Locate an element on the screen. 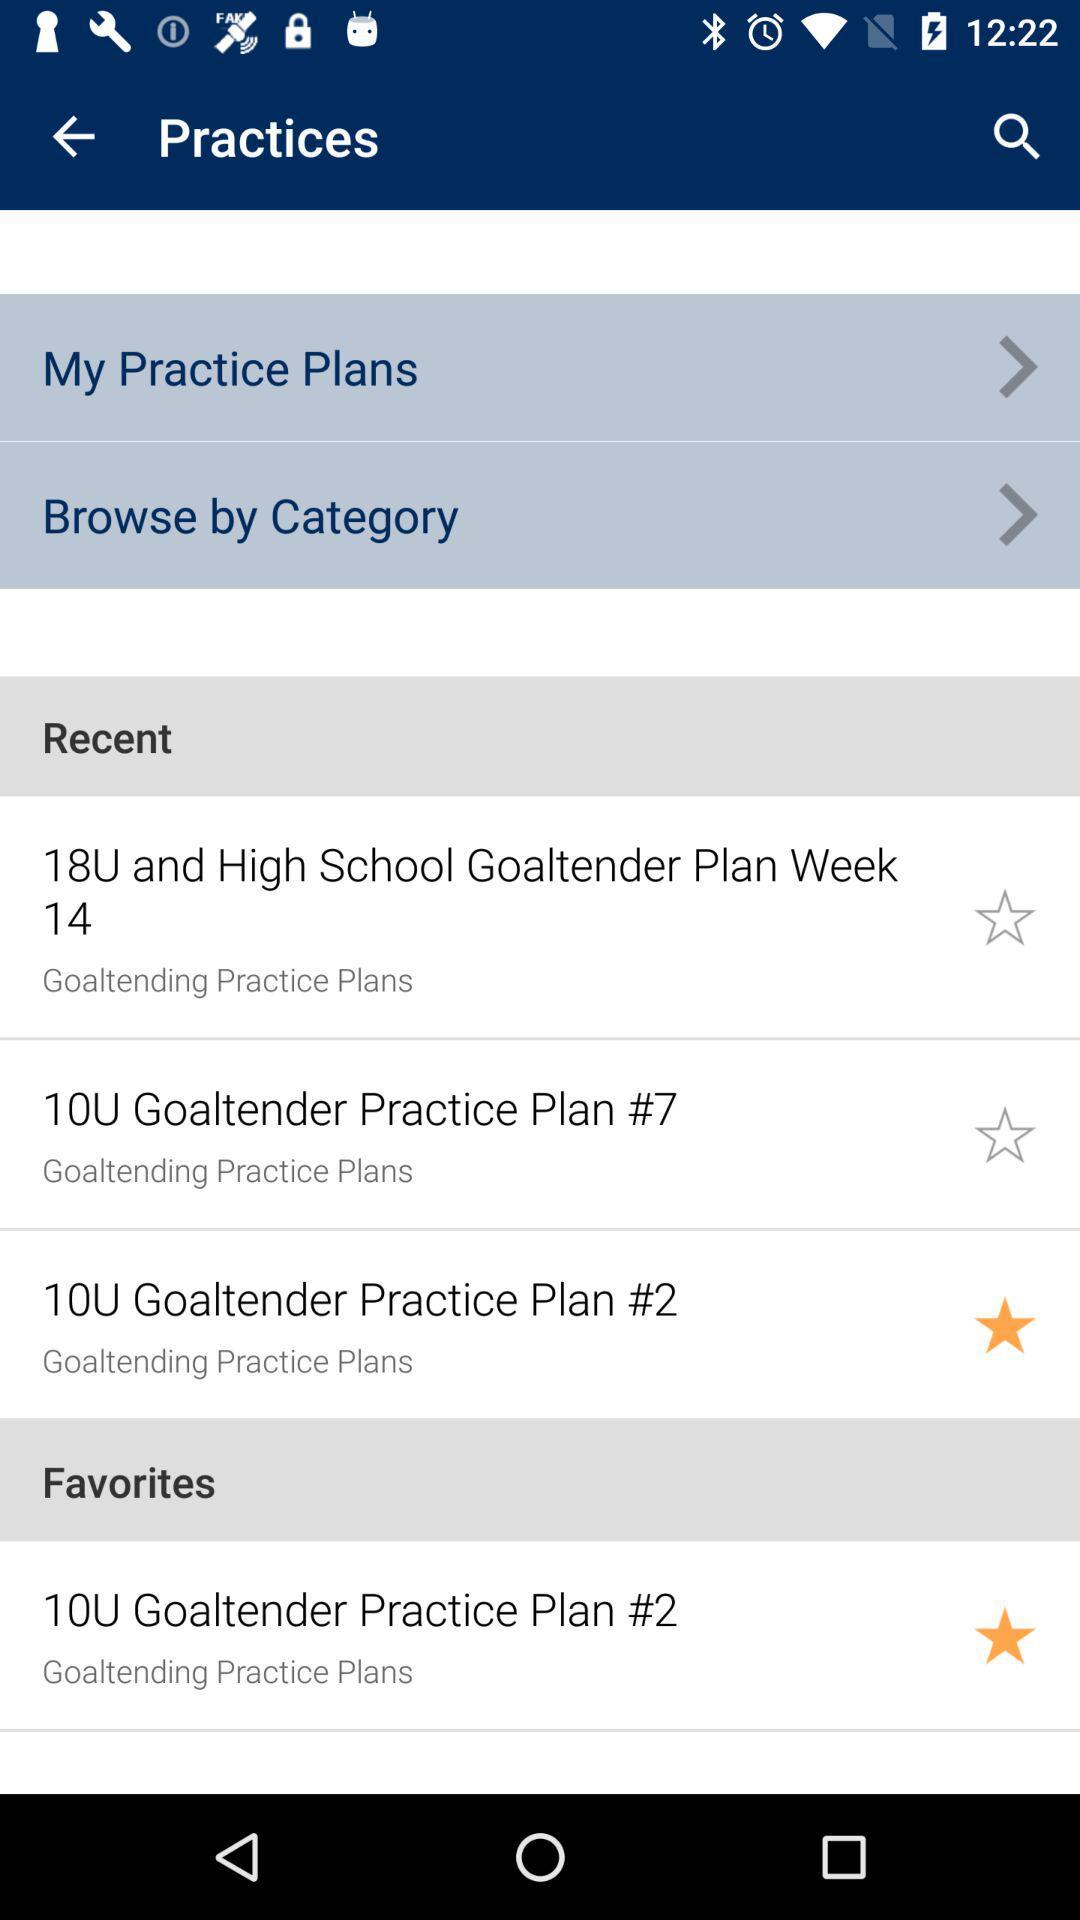 The height and width of the screenshot is (1920, 1080). icon next to practices is located at coordinates (72, 135).